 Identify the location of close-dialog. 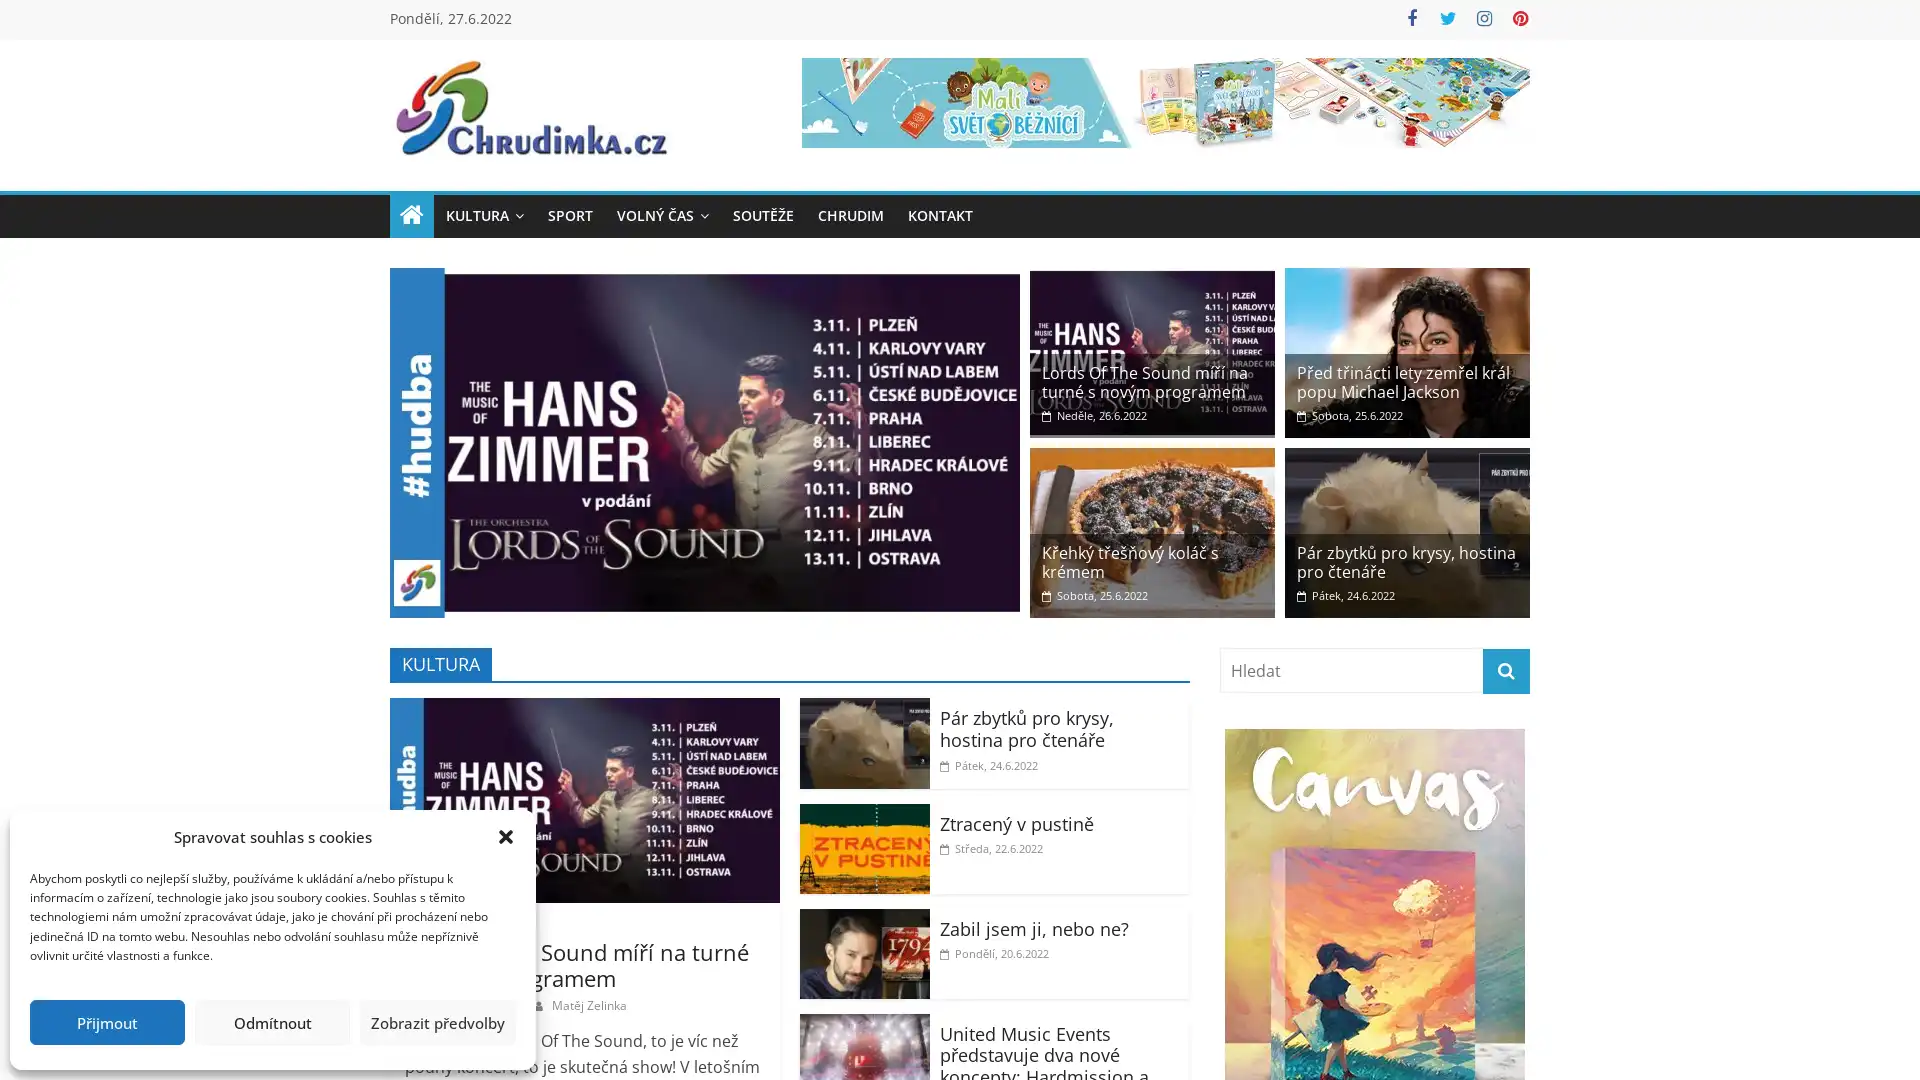
(505, 837).